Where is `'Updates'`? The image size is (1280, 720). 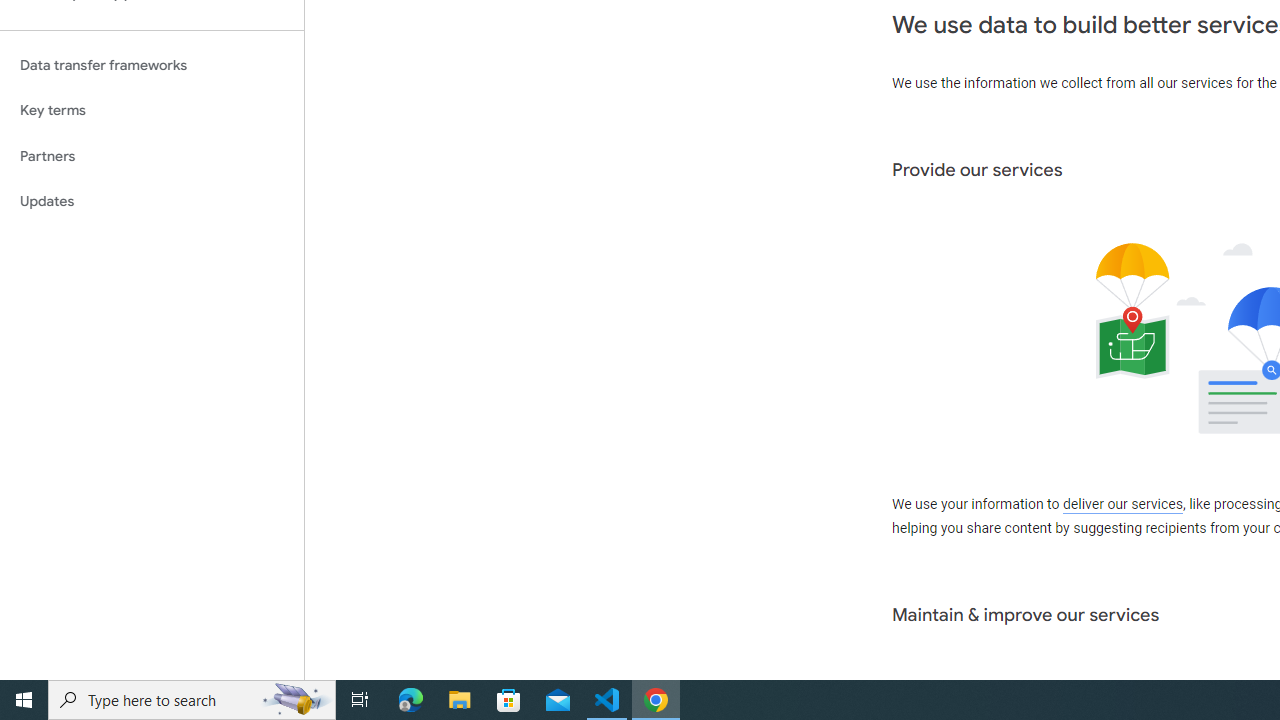 'Updates' is located at coordinates (151, 201).